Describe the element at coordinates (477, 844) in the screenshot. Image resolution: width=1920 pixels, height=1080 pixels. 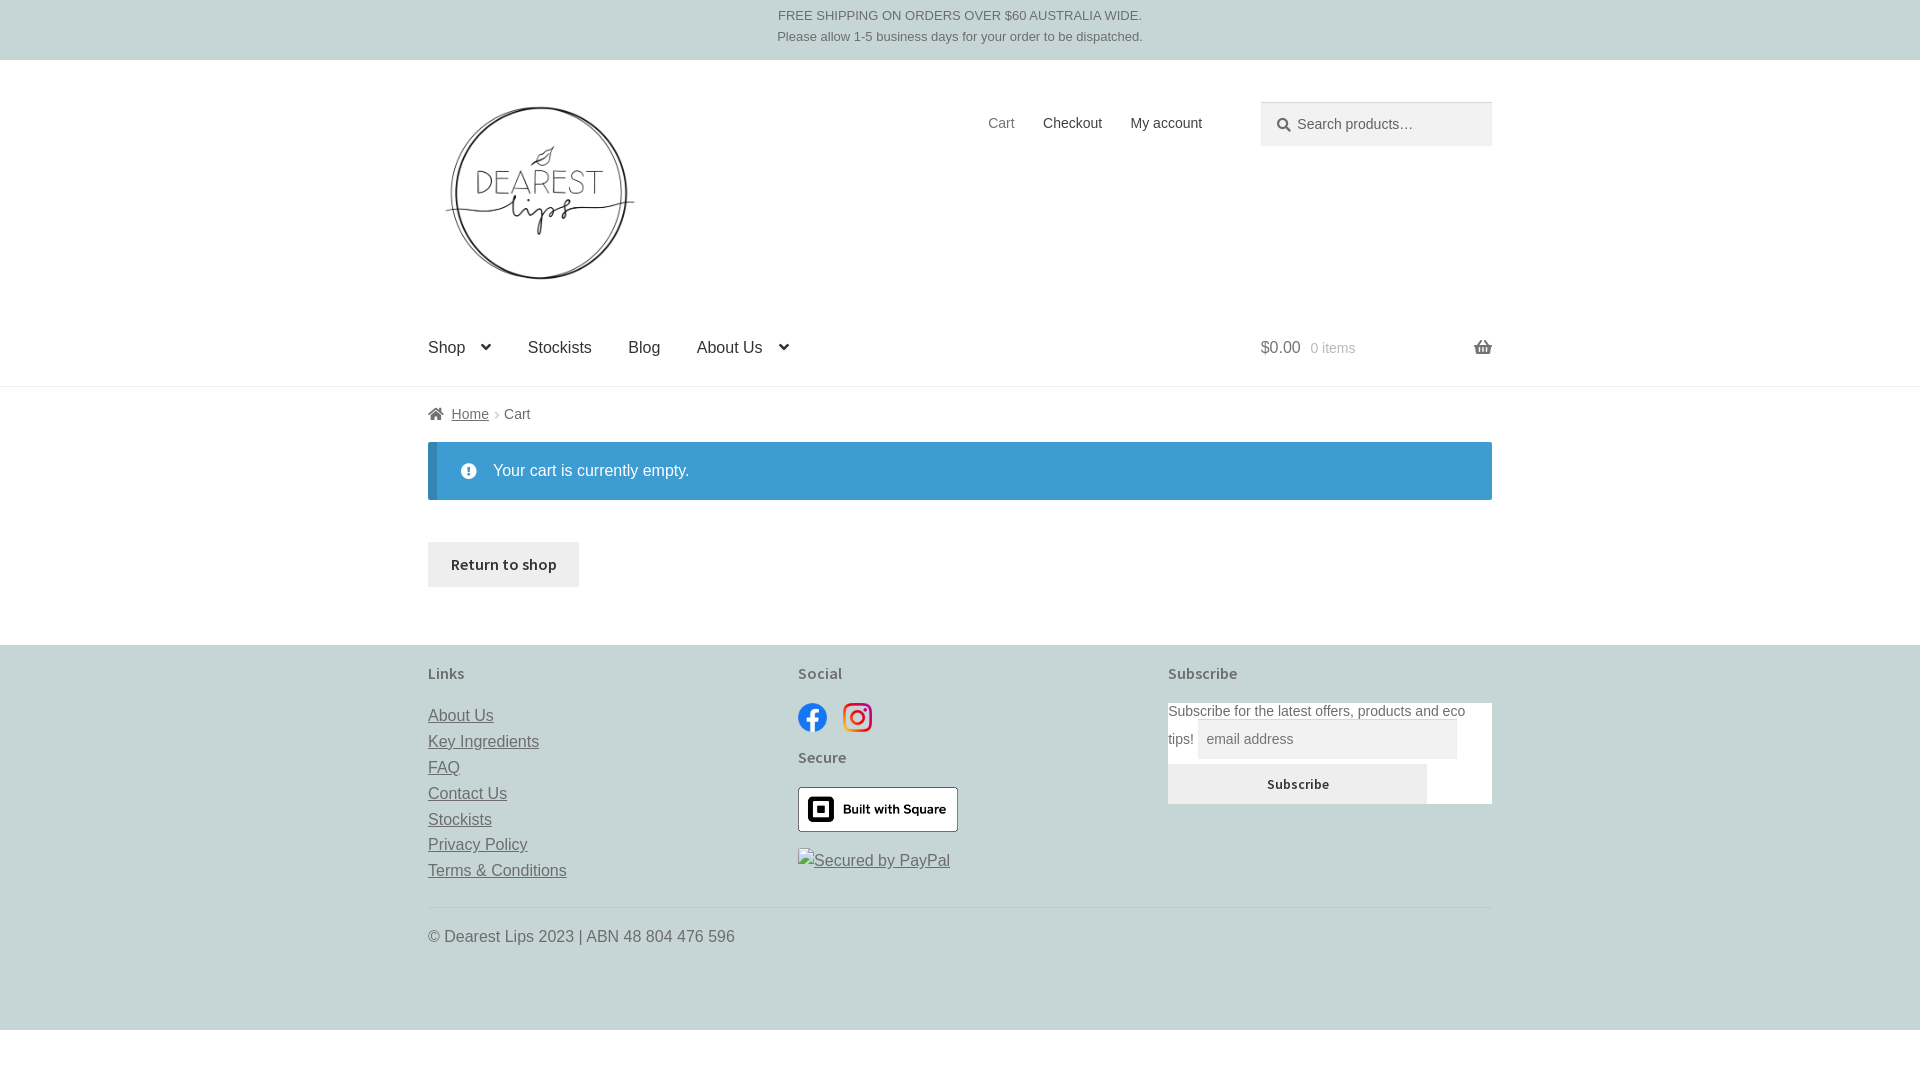
I see `'Privacy Policy'` at that location.